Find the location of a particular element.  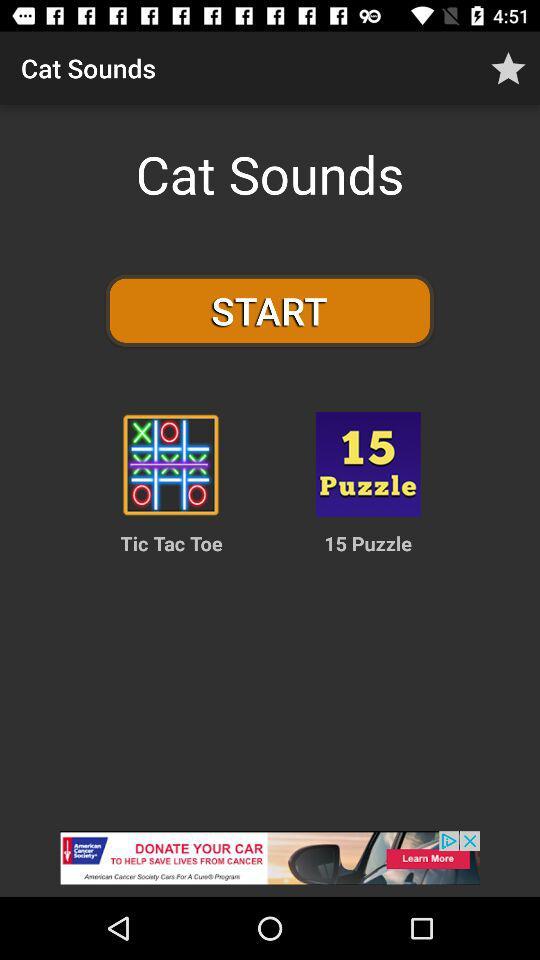

15 puzzle is located at coordinates (367, 464).